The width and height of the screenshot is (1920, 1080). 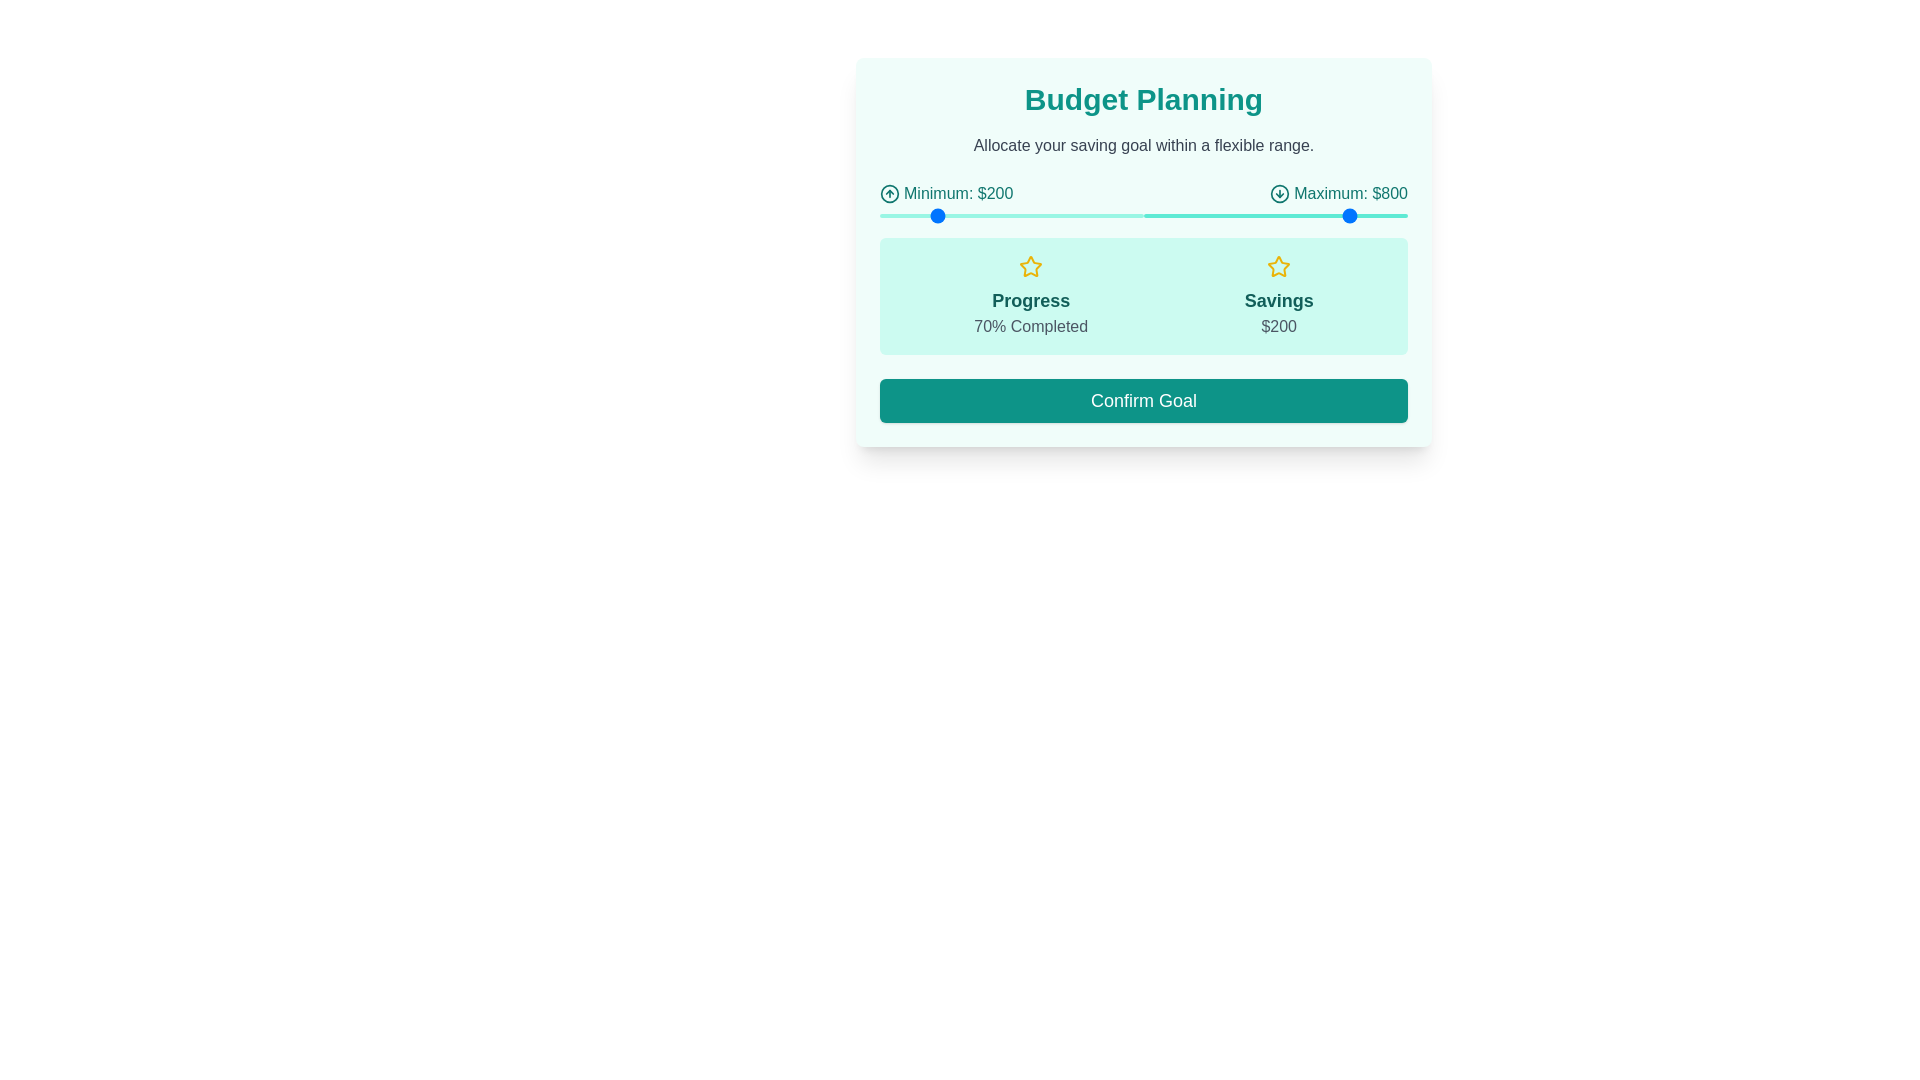 I want to click on the 'Savings' icon located on the right side of the 'Savings' card within the financial planning interface, so click(x=1031, y=265).